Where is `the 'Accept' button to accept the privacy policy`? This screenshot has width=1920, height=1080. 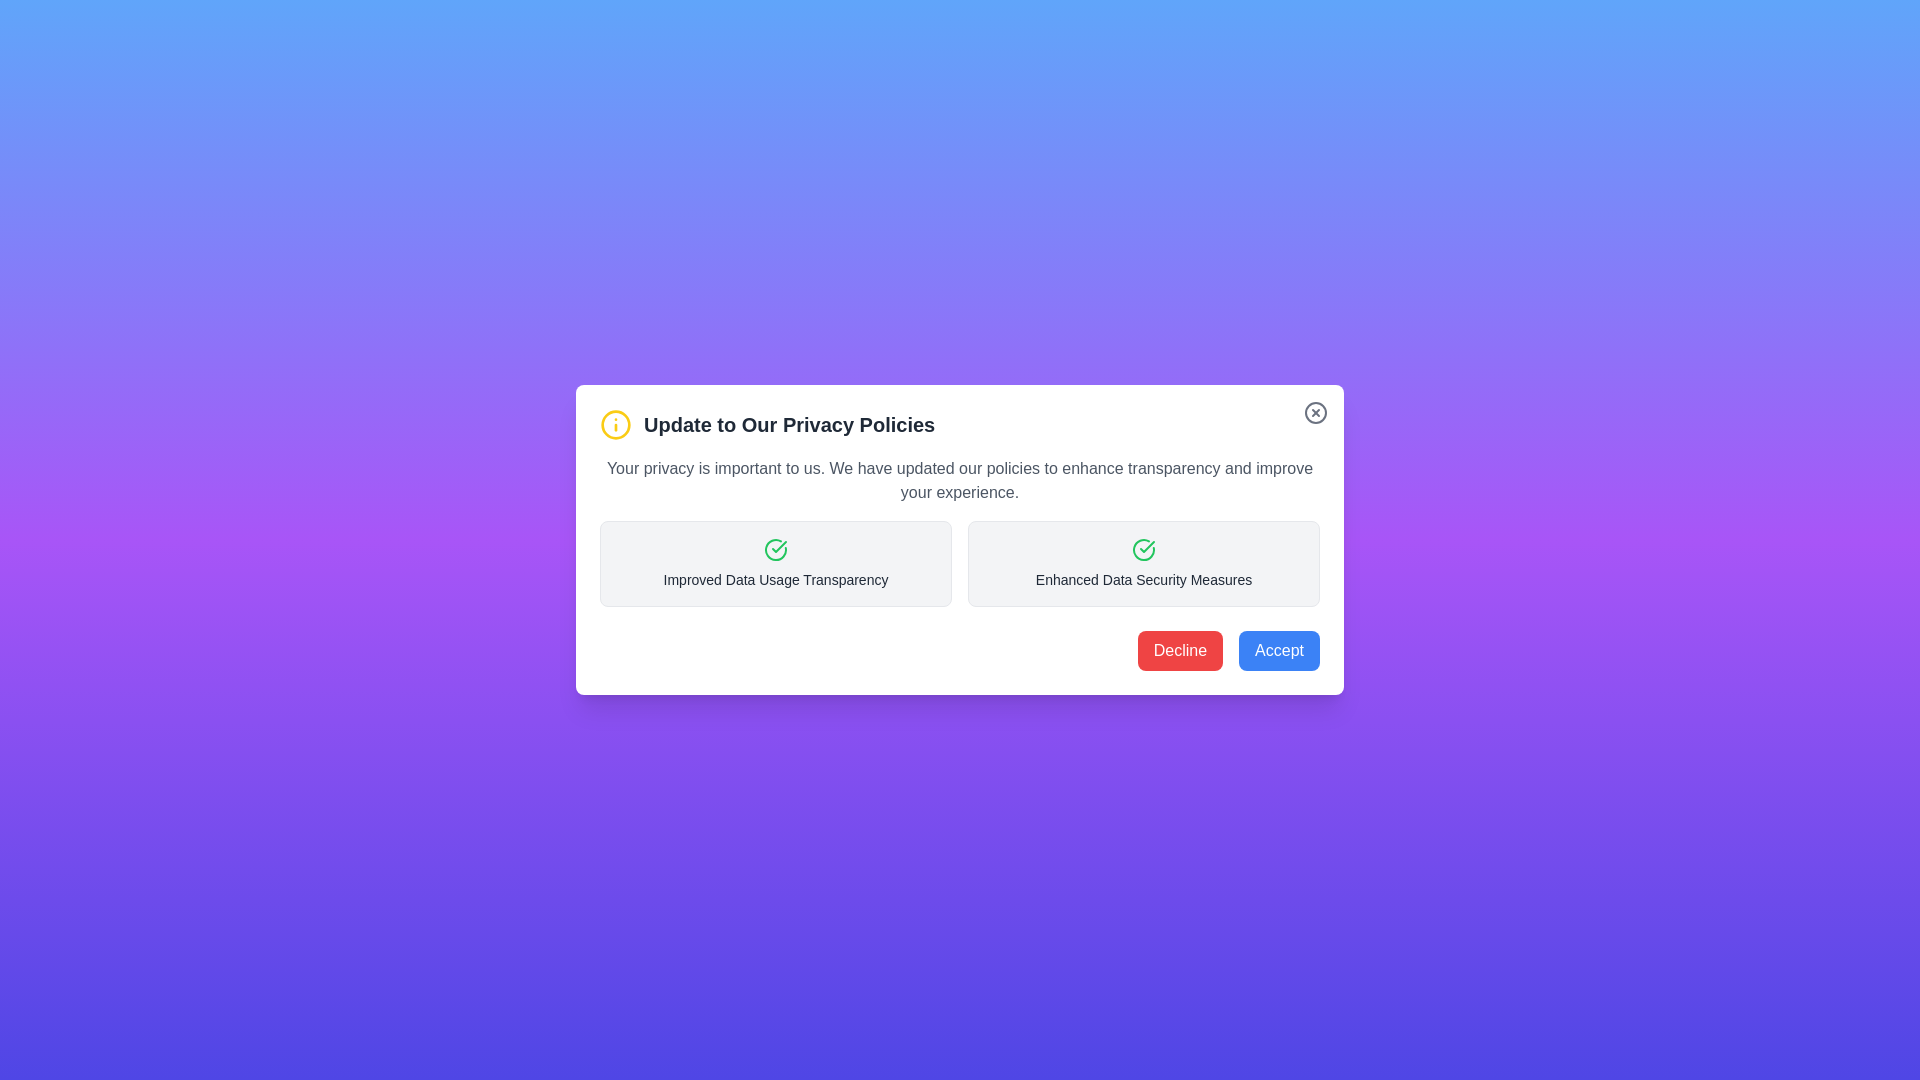 the 'Accept' button to accept the privacy policy is located at coordinates (1278, 651).